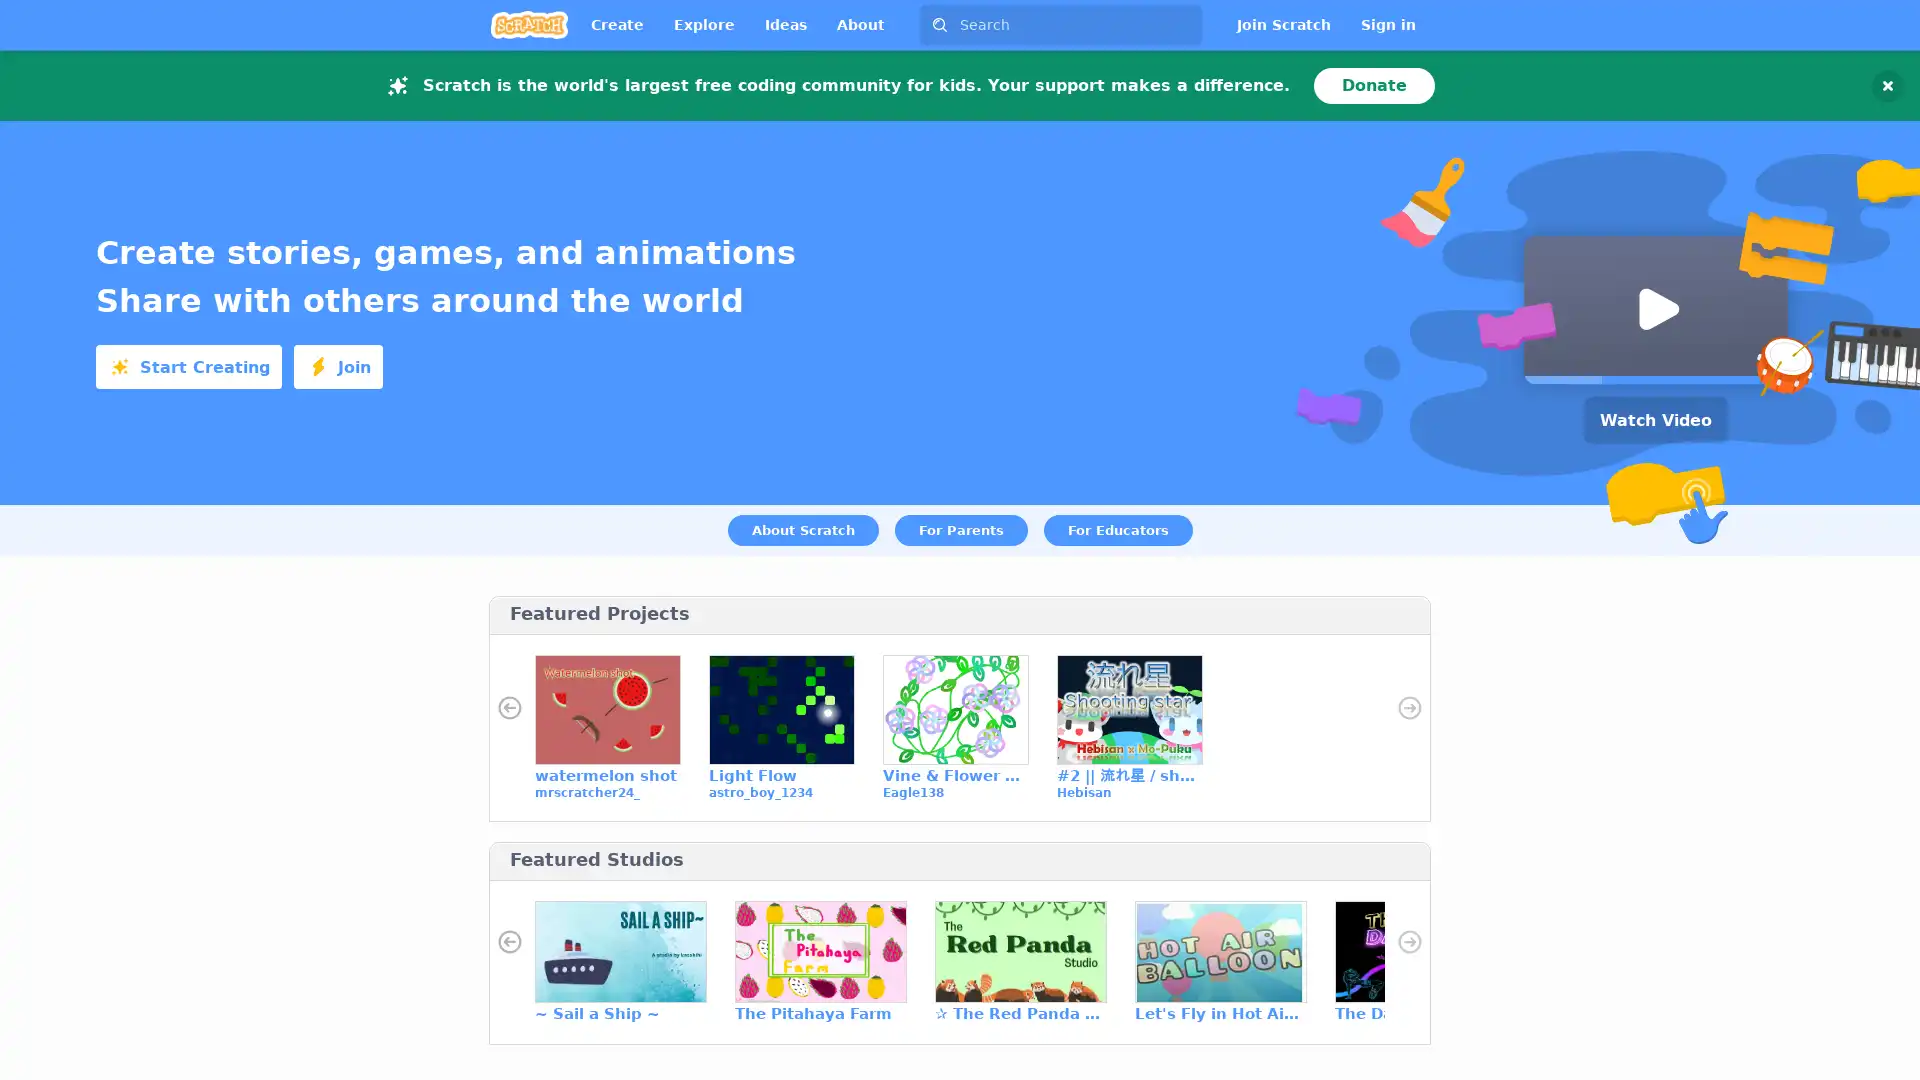 The height and width of the screenshot is (1080, 1920). What do you see at coordinates (1373, 83) in the screenshot?
I see `Donate` at bounding box center [1373, 83].